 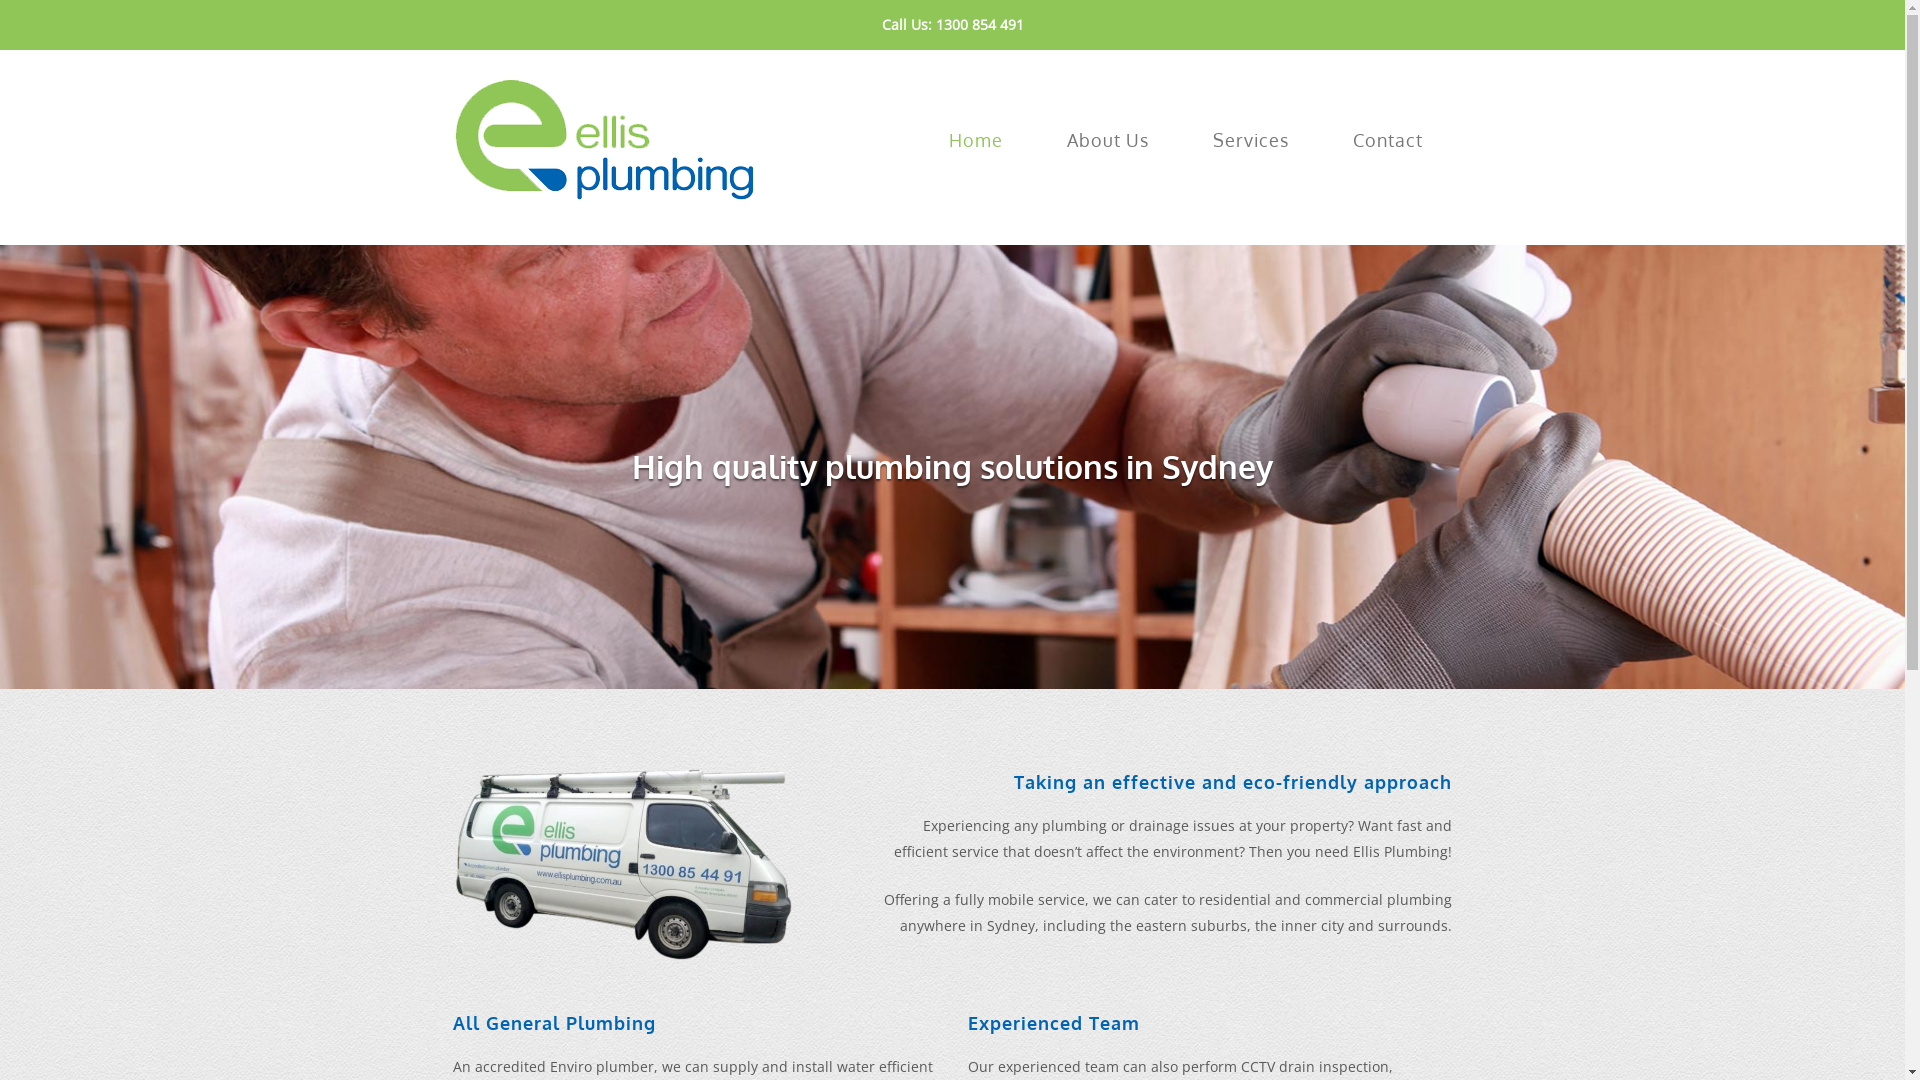 What do you see at coordinates (974, 138) in the screenshot?
I see `'Home'` at bounding box center [974, 138].